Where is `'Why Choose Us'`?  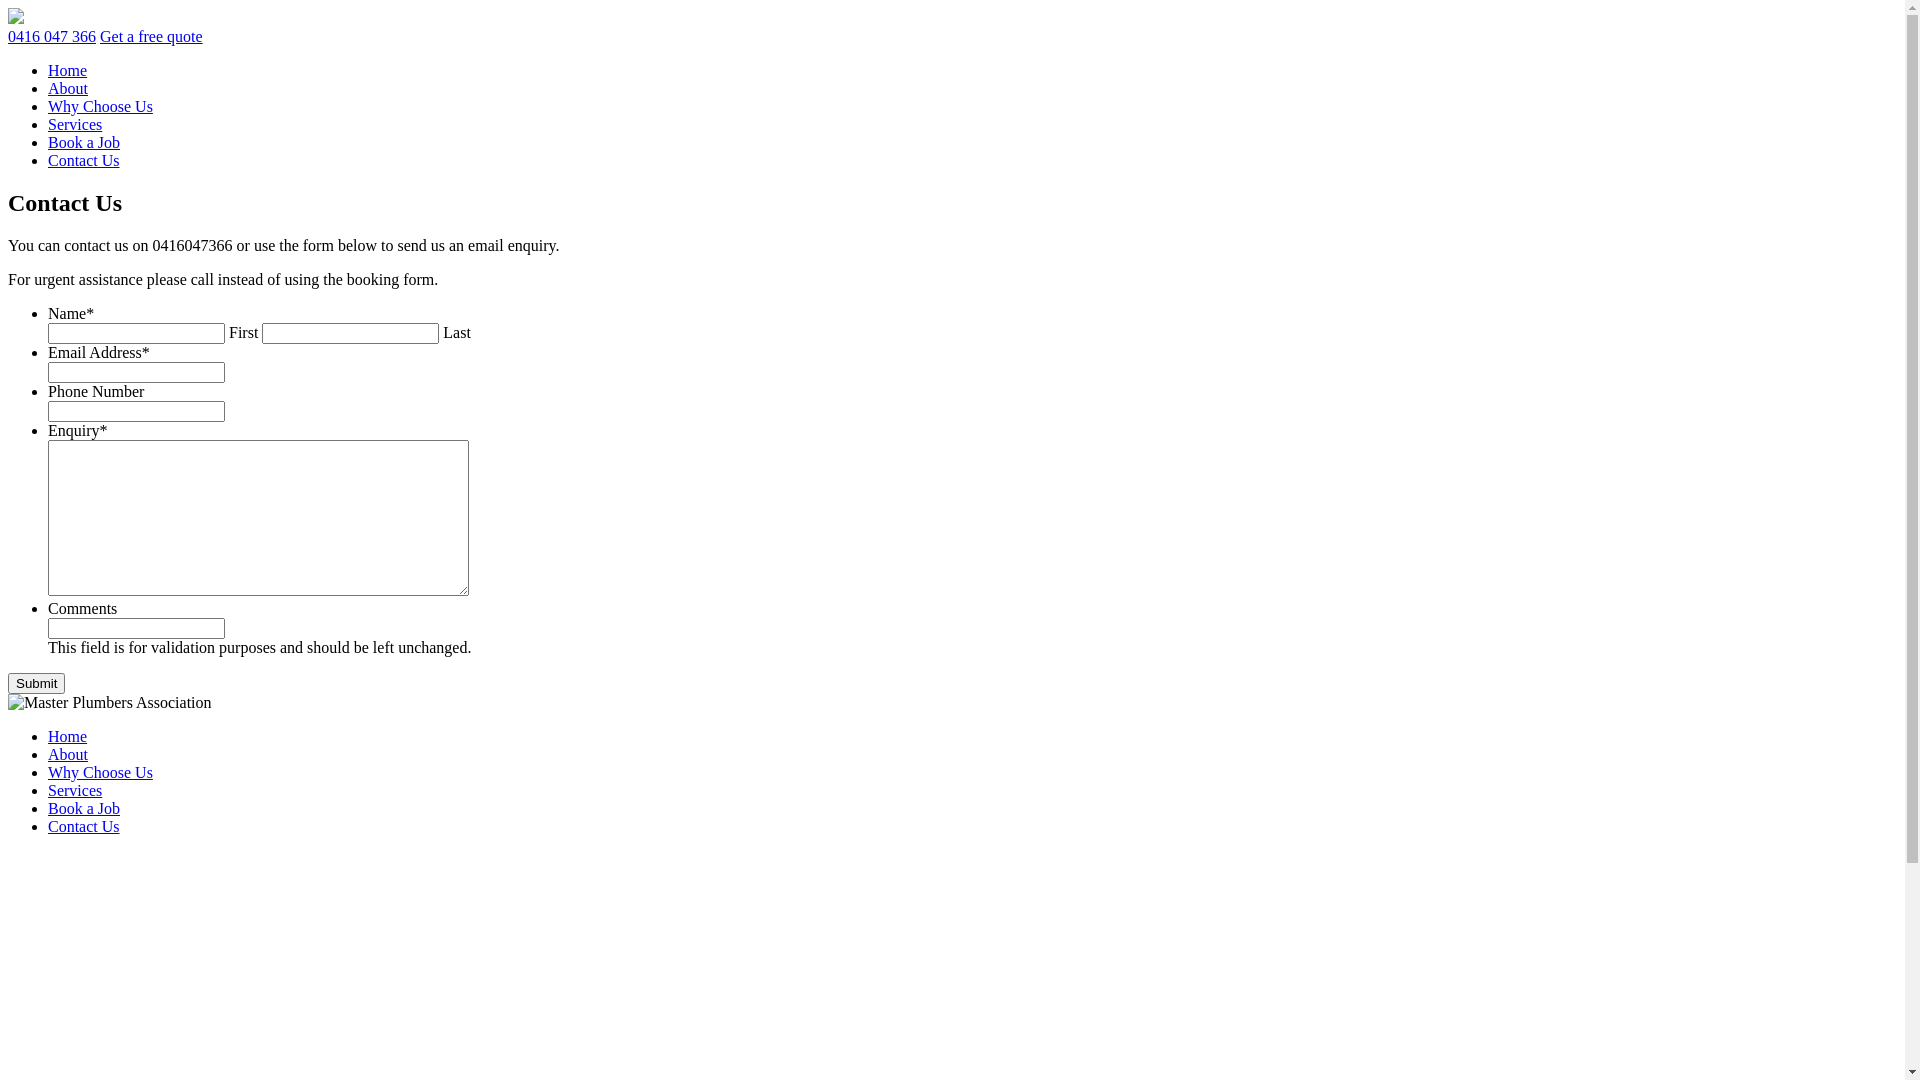 'Why Choose Us' is located at coordinates (99, 771).